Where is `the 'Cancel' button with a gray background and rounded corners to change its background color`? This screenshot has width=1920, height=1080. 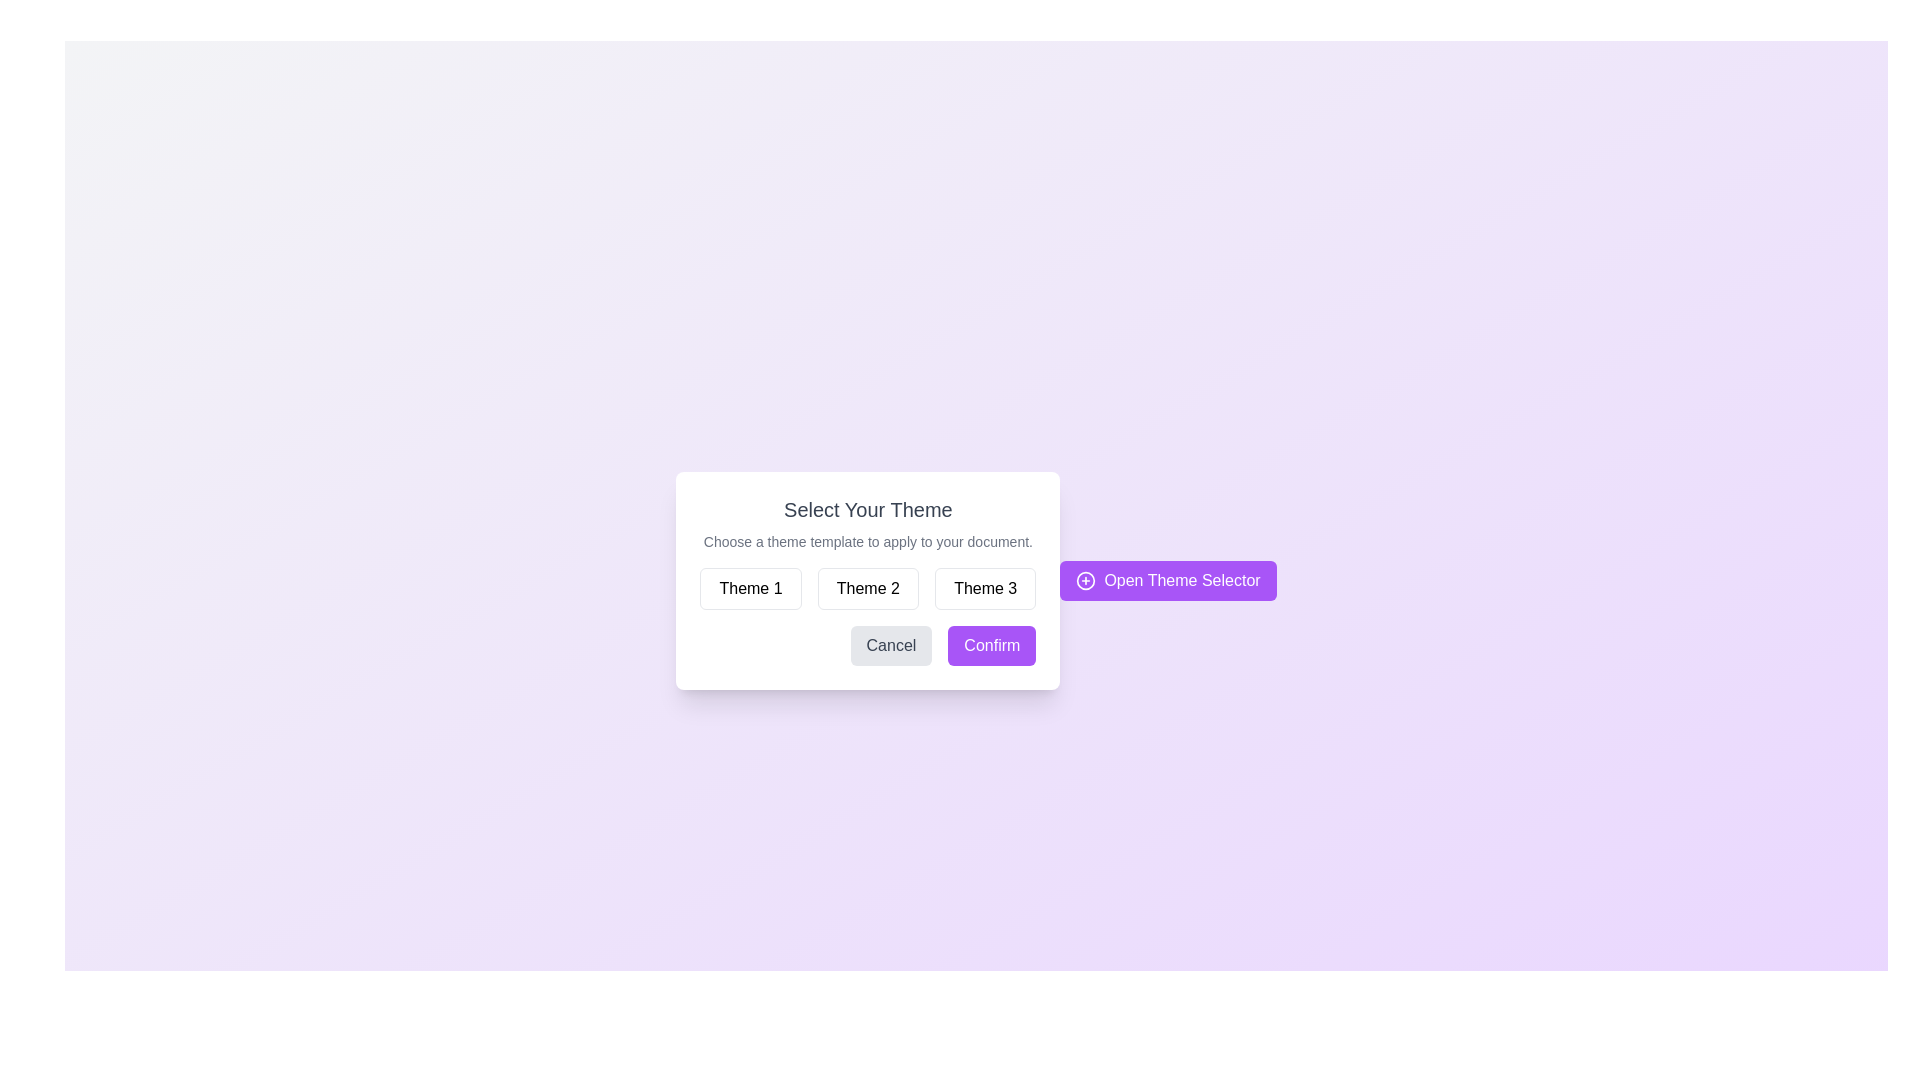
the 'Cancel' button with a gray background and rounded corners to change its background color is located at coordinates (890, 645).